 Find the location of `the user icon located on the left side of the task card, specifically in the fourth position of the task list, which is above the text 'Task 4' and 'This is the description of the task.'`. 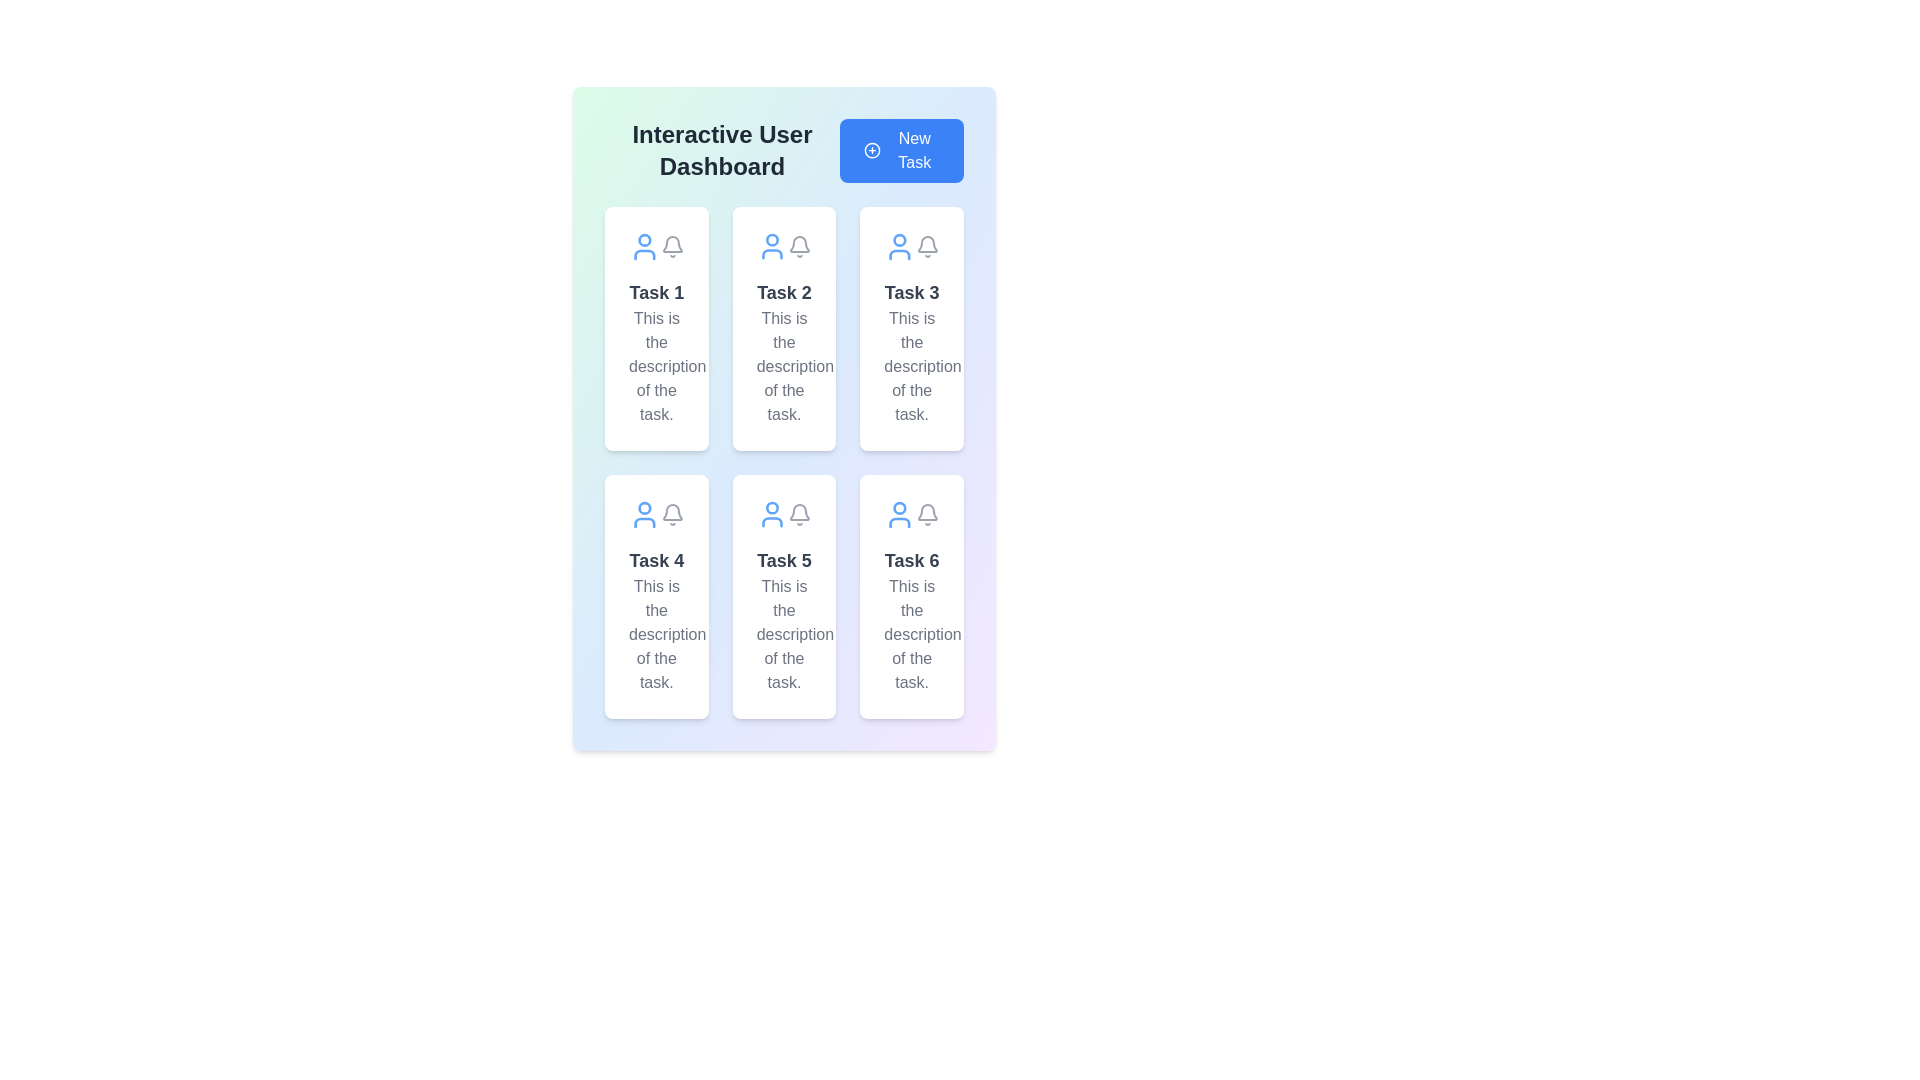

the user icon located on the left side of the task card, specifically in the fourth position of the task list, which is above the text 'Task 4' and 'This is the description of the task.' is located at coordinates (644, 514).